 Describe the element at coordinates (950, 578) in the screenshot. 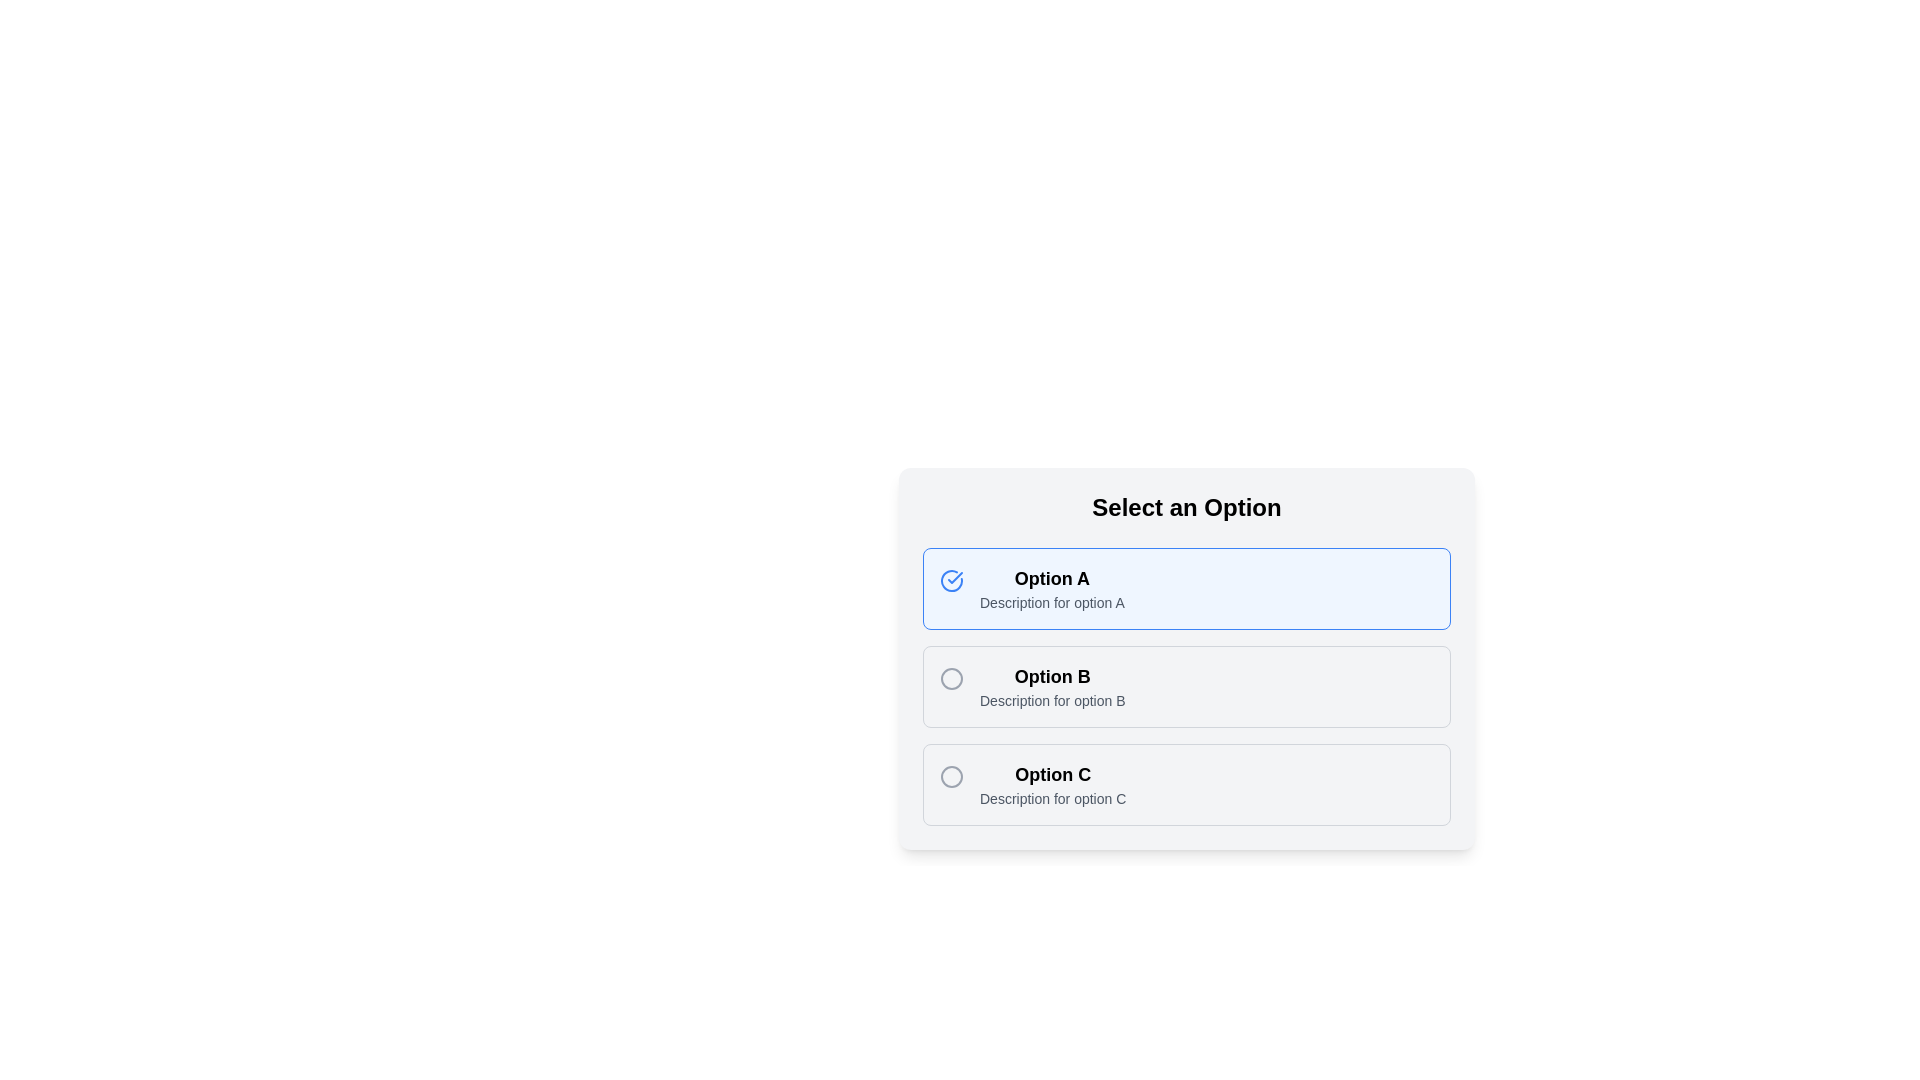

I see `the small circular blue icon with a check mark located at the top-left corner of the 'Option A' card` at that location.